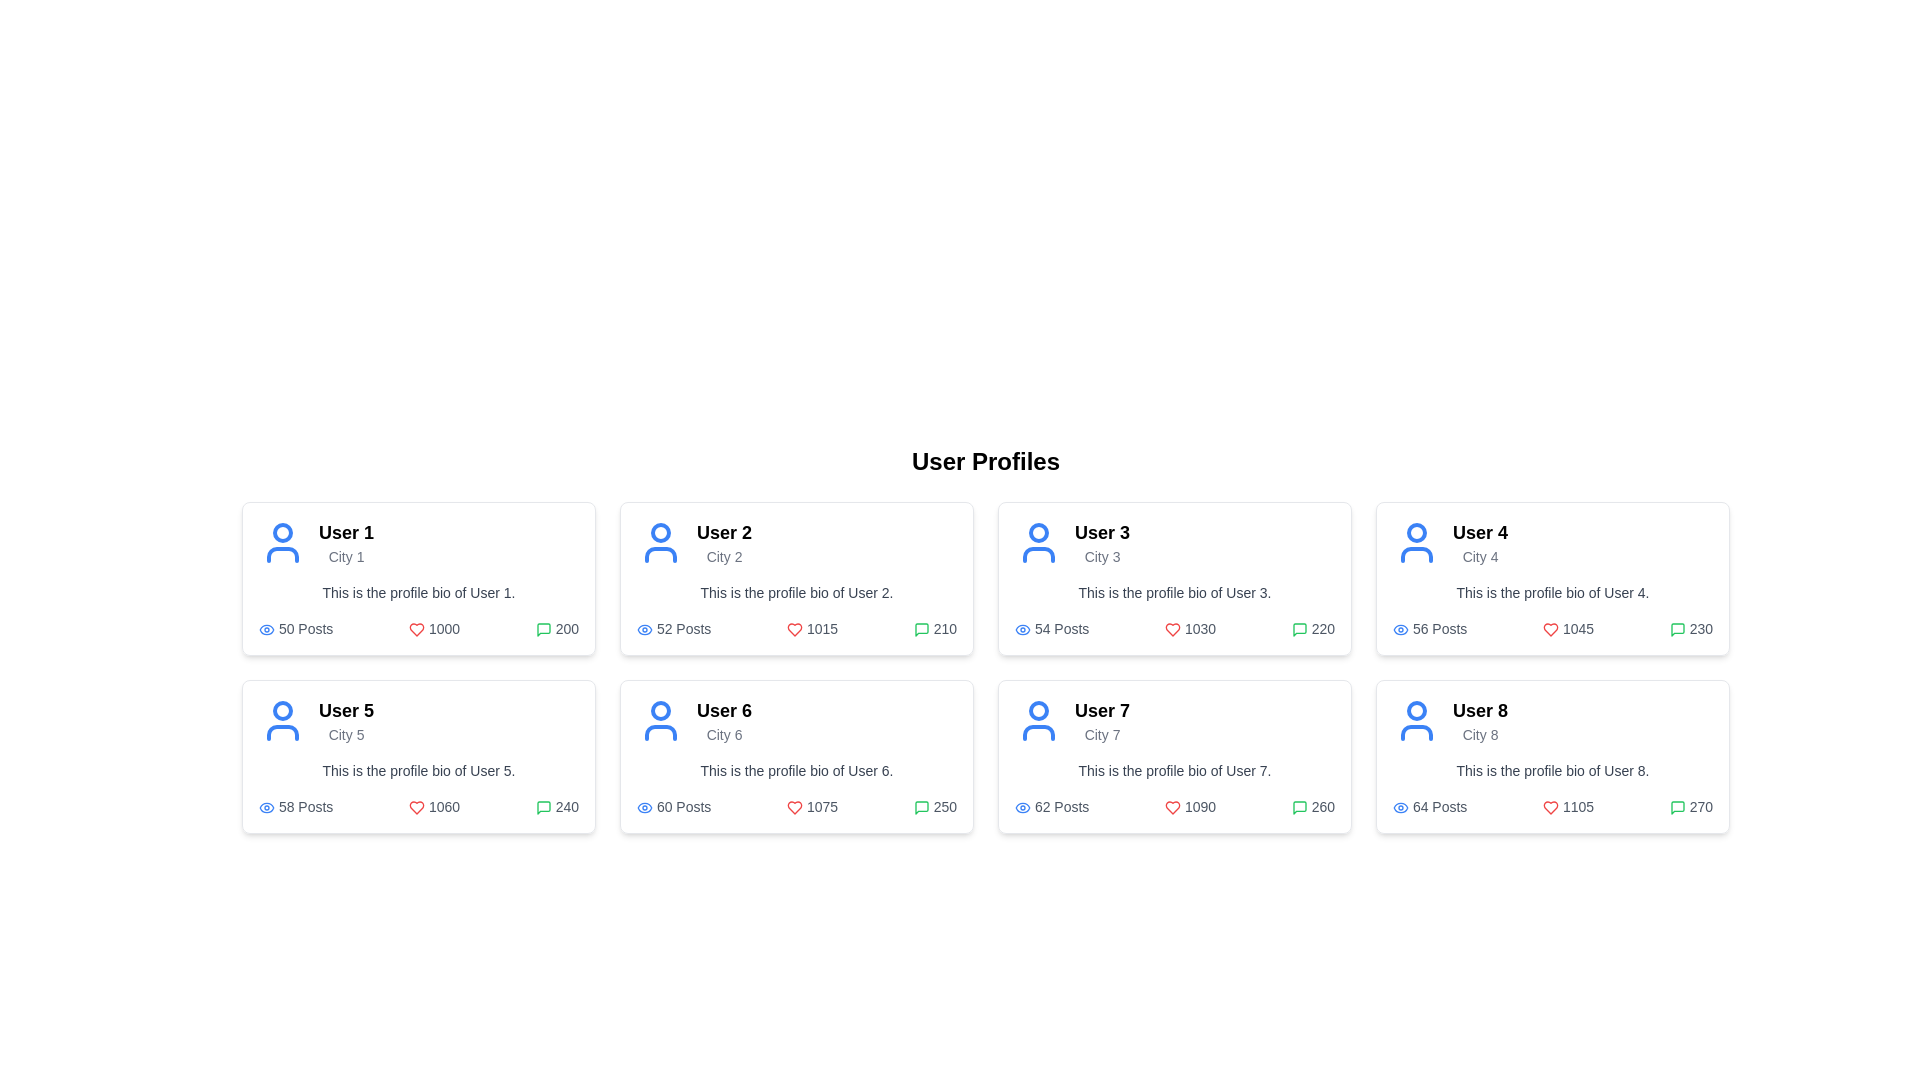 The image size is (1920, 1080). What do you see at coordinates (1101, 556) in the screenshot?
I see `the Label indicating the city associated with 'User 3' in the profile card located in the first row, third column of the grid` at bounding box center [1101, 556].